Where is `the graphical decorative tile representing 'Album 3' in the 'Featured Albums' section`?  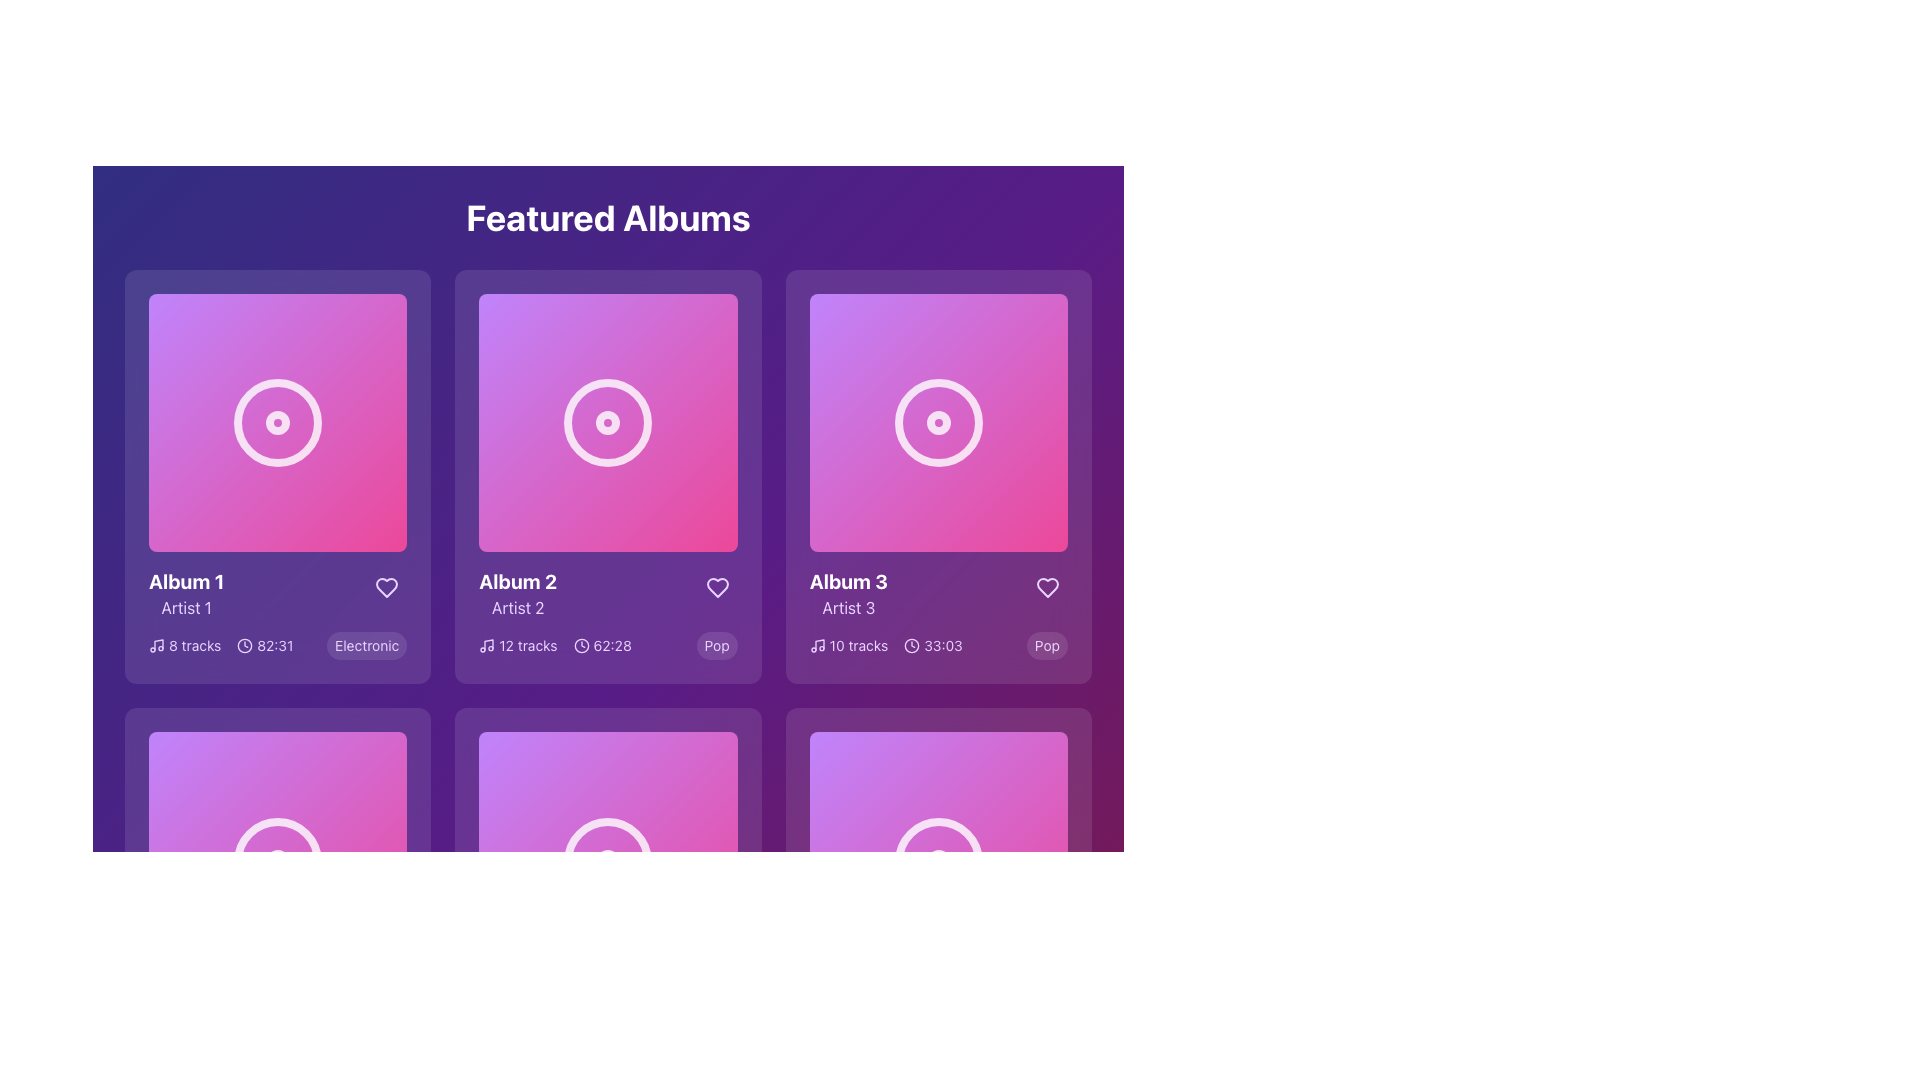
the graphical decorative tile representing 'Album 3' in the 'Featured Albums' section is located at coordinates (937, 422).